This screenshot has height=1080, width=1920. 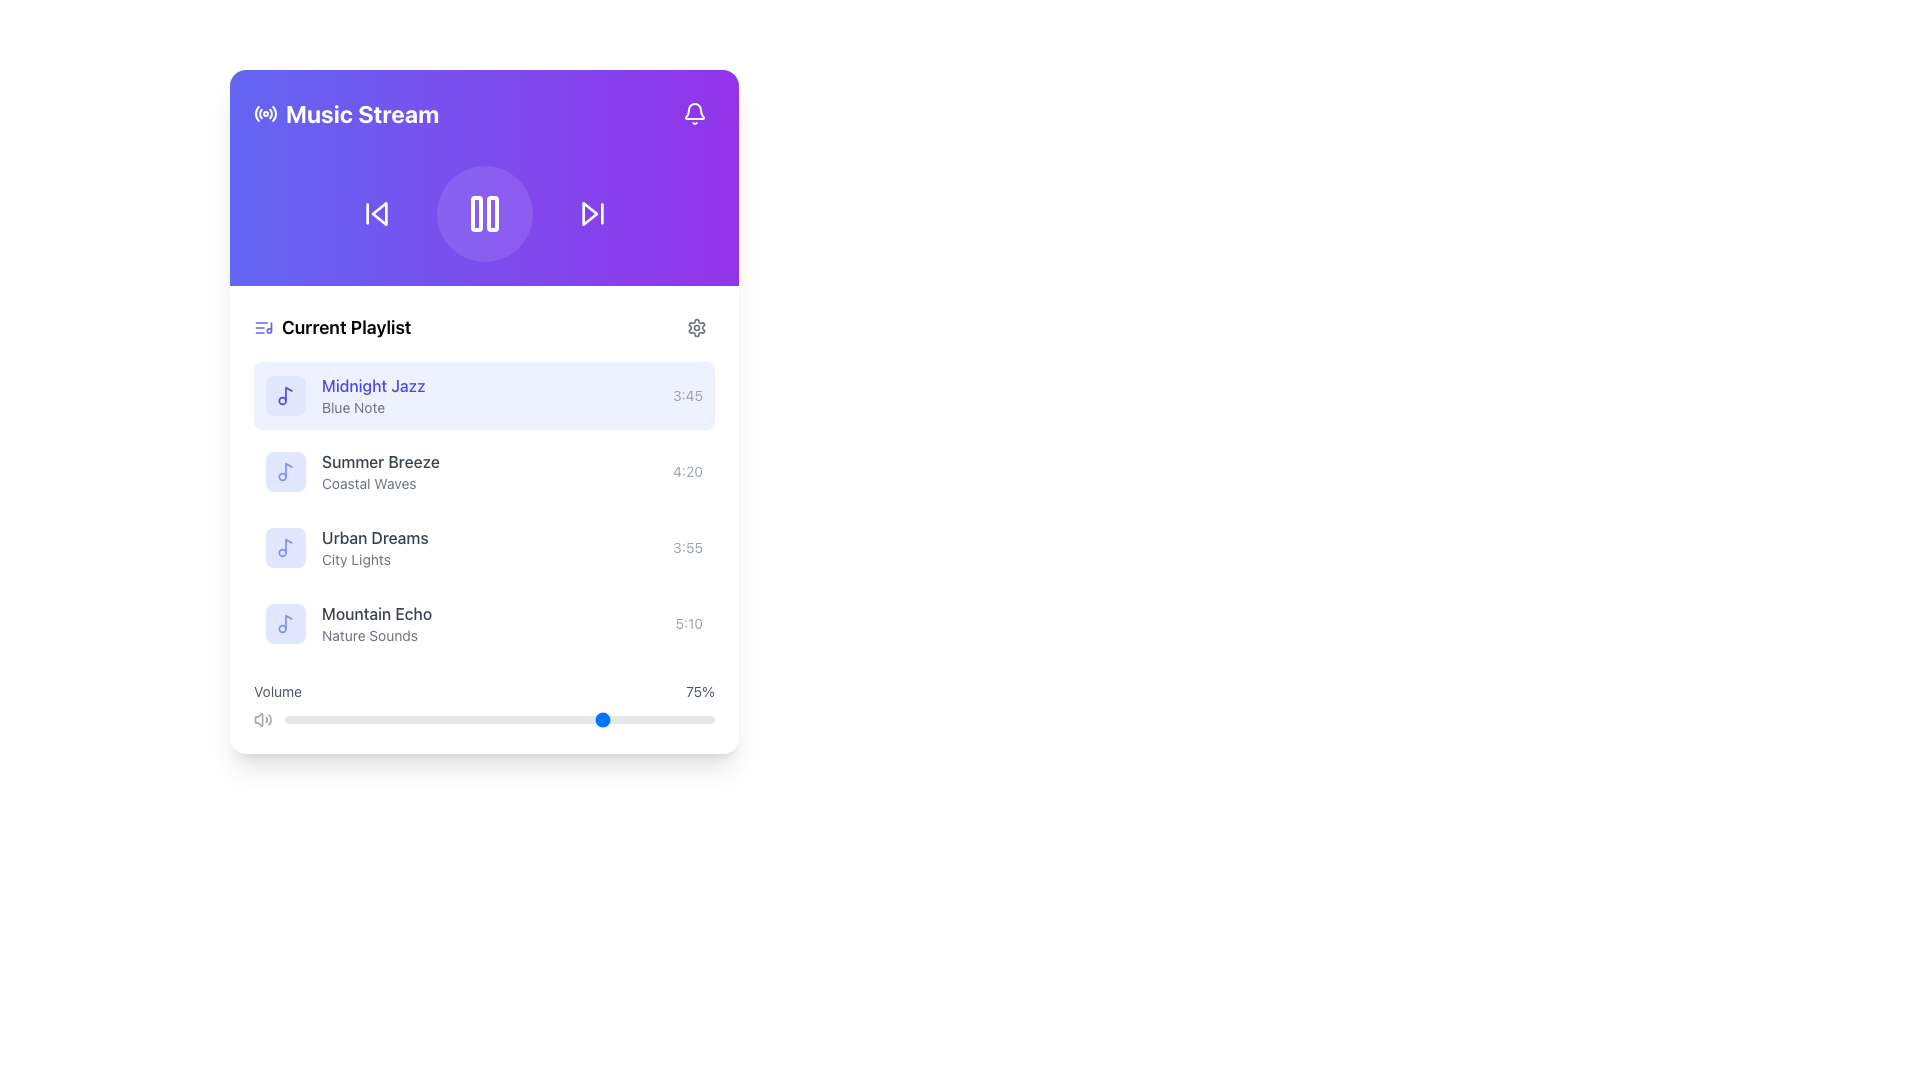 What do you see at coordinates (484, 213) in the screenshot?
I see `the pause button located in the header section, which is part of a rounded icon button group` at bounding box center [484, 213].